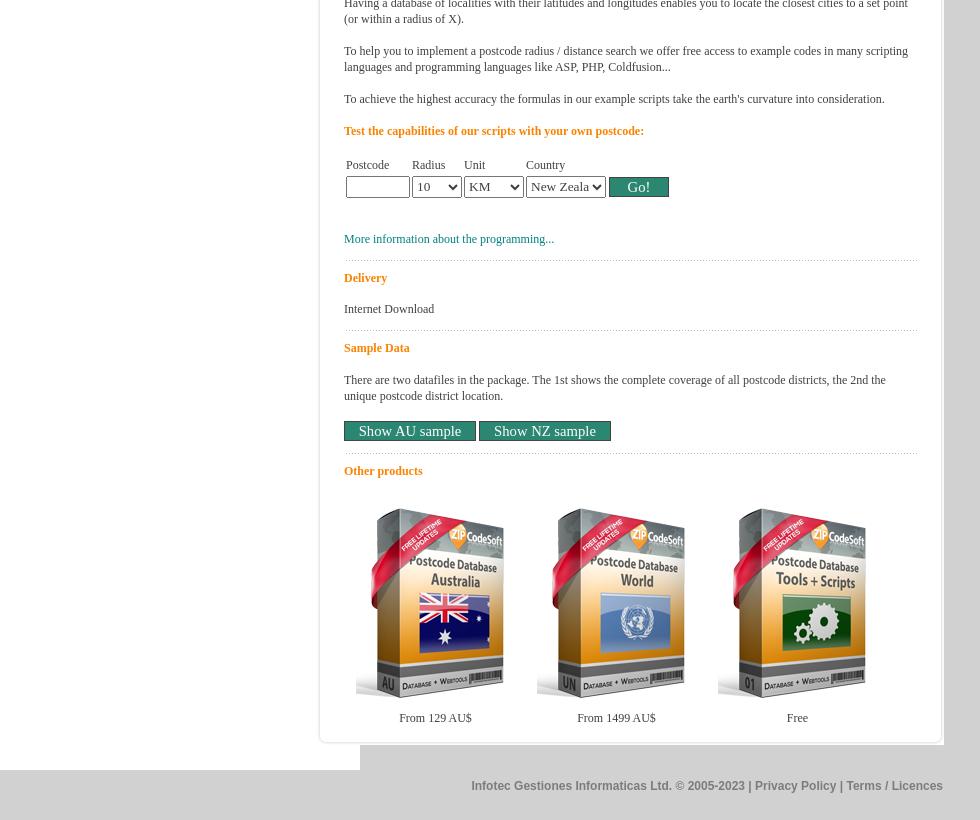 Image resolution: width=980 pixels, height=820 pixels. I want to click on 'Other products', so click(382, 471).